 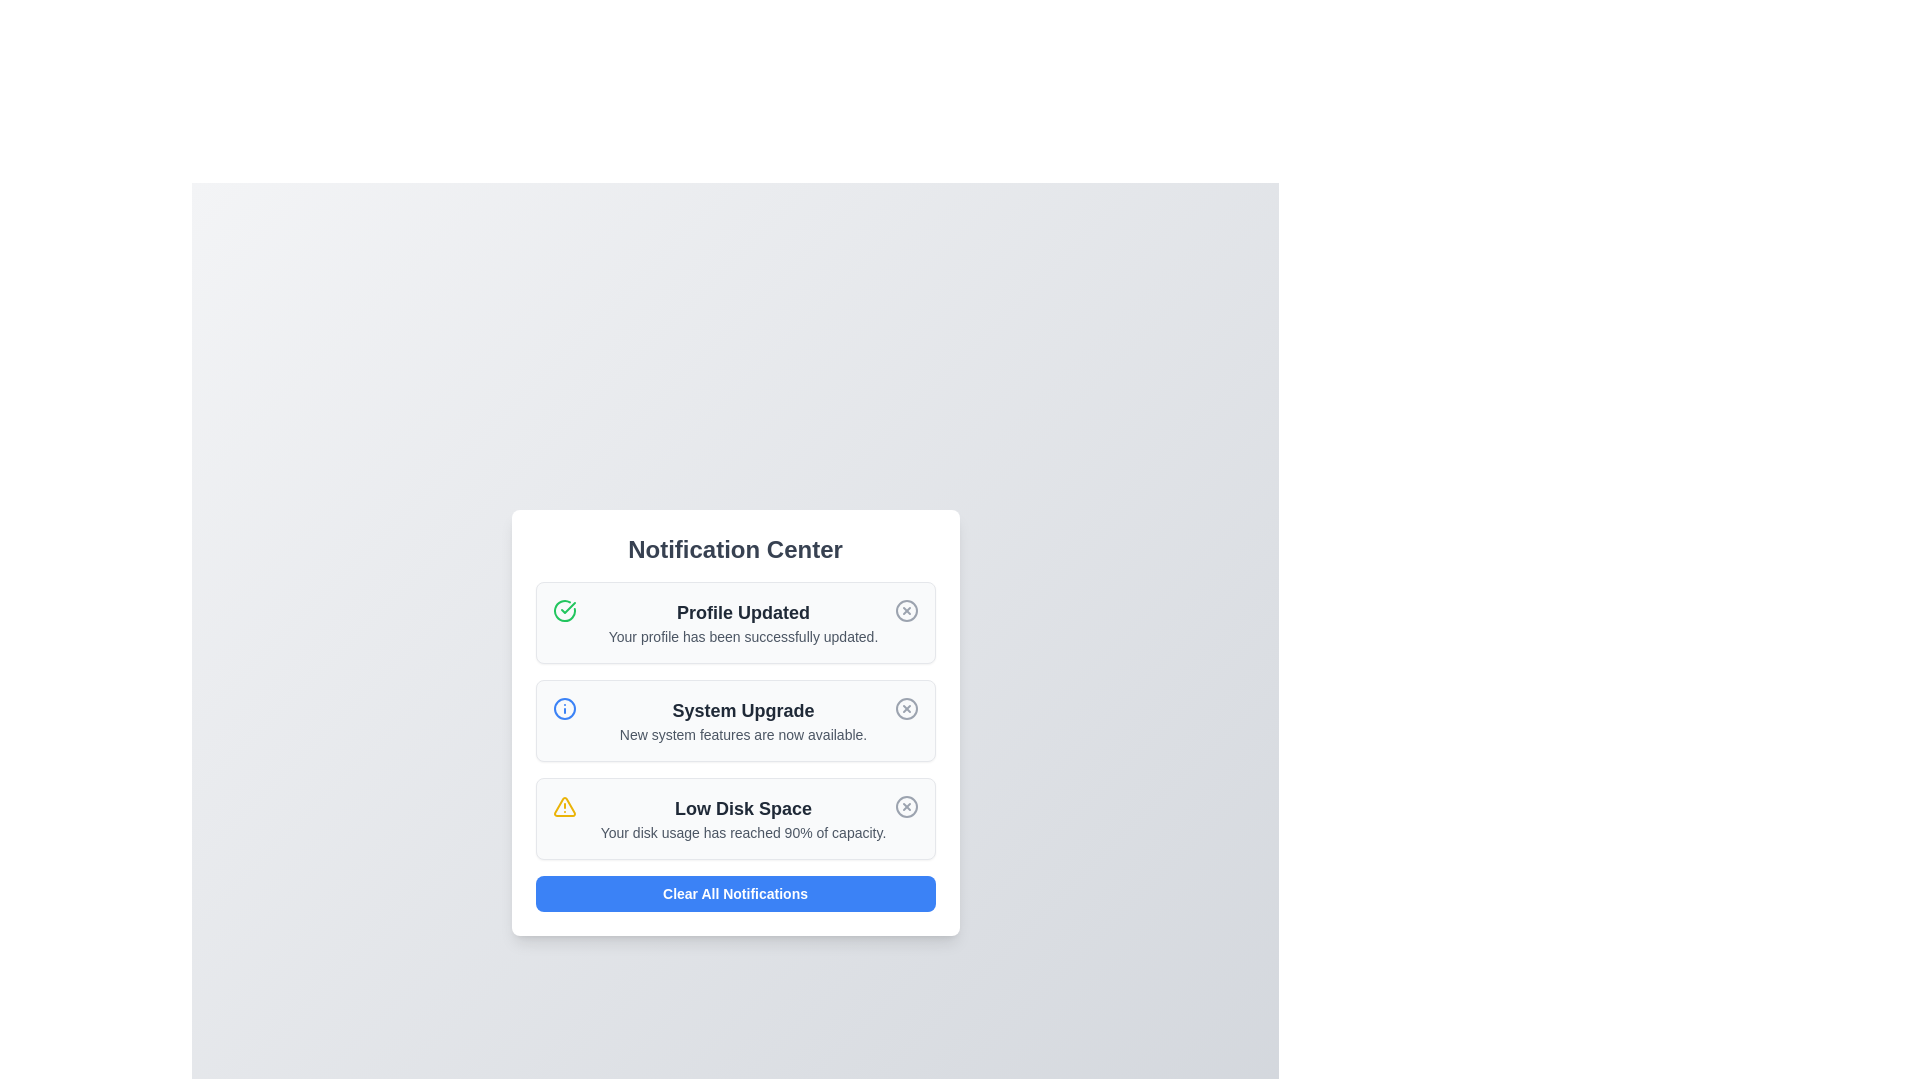 I want to click on the dismiss button located in the top-right corner of the 'System Upgrade' notification card in the Notification Center, so click(x=905, y=708).